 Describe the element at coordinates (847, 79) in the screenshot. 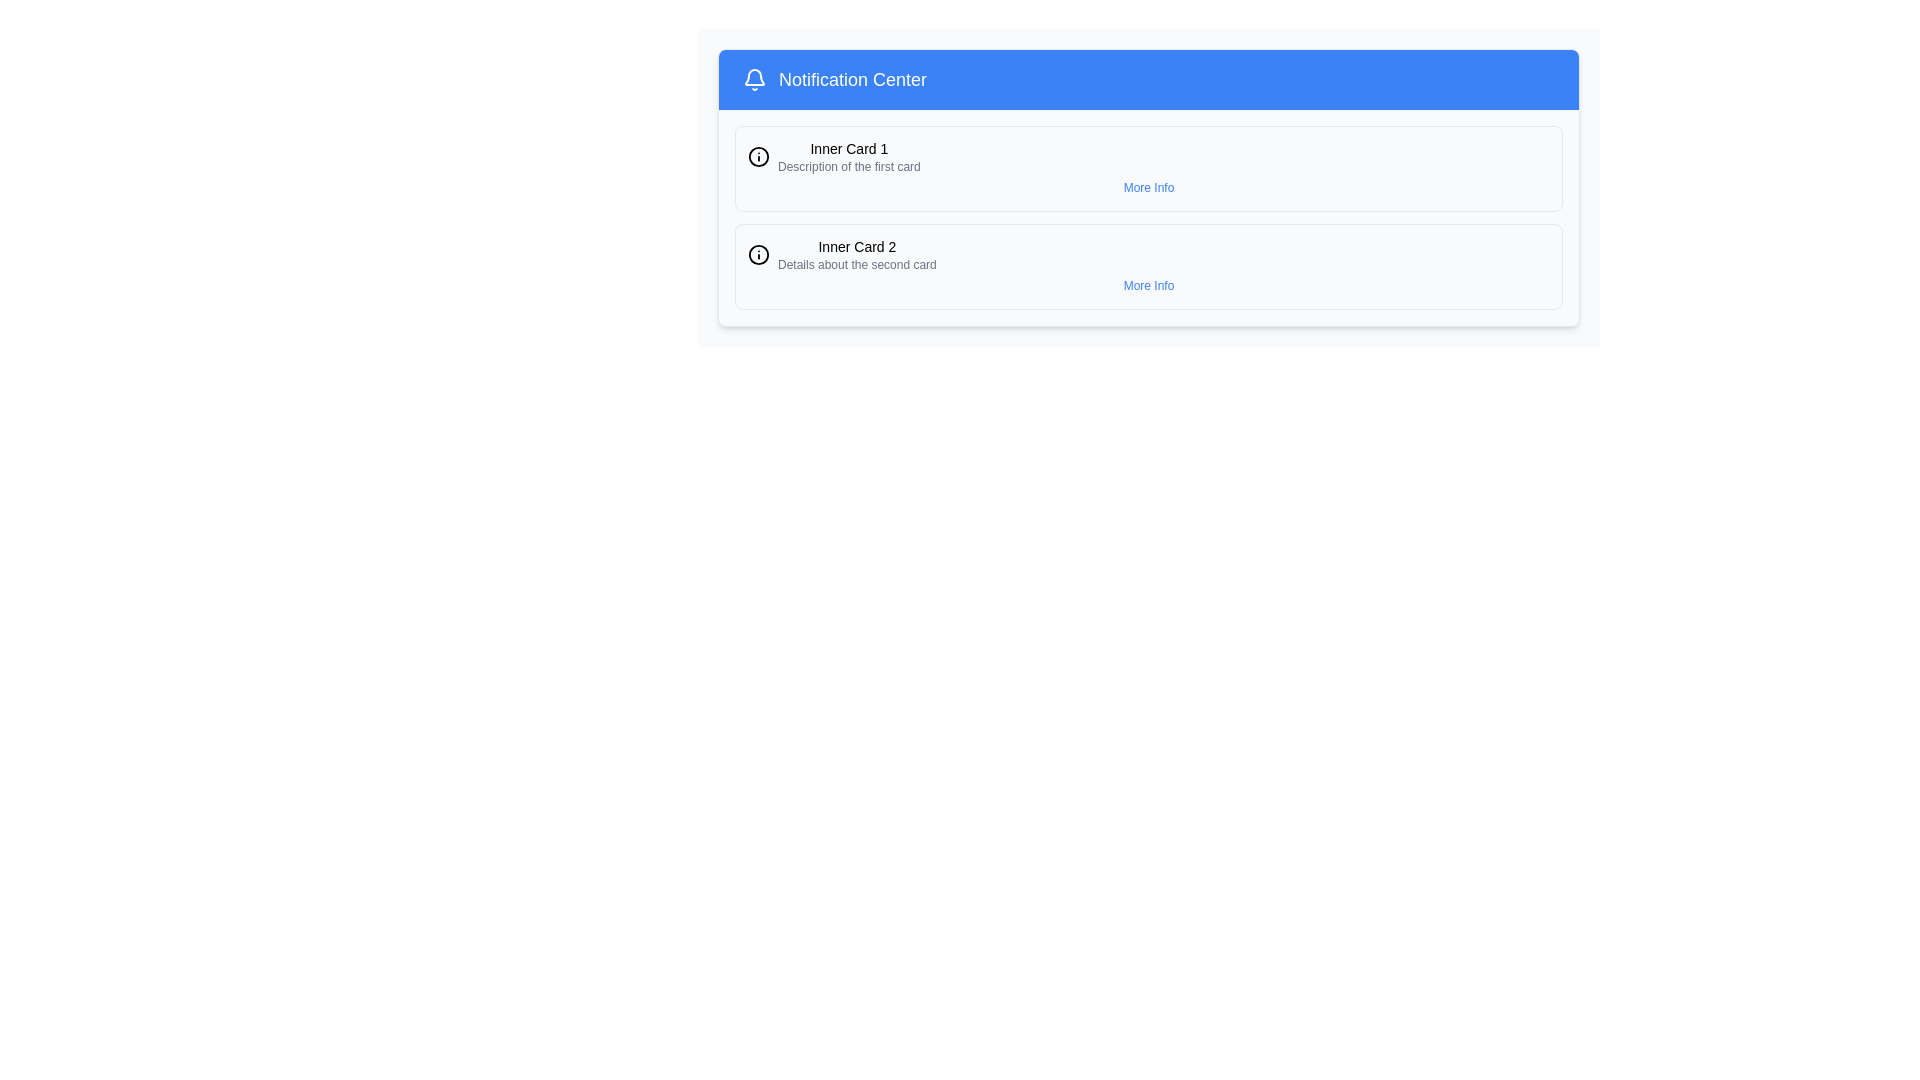

I see `the Text Label that indicates the notifications section, which is positioned to the right of the bell icon at the top of the interface` at that location.